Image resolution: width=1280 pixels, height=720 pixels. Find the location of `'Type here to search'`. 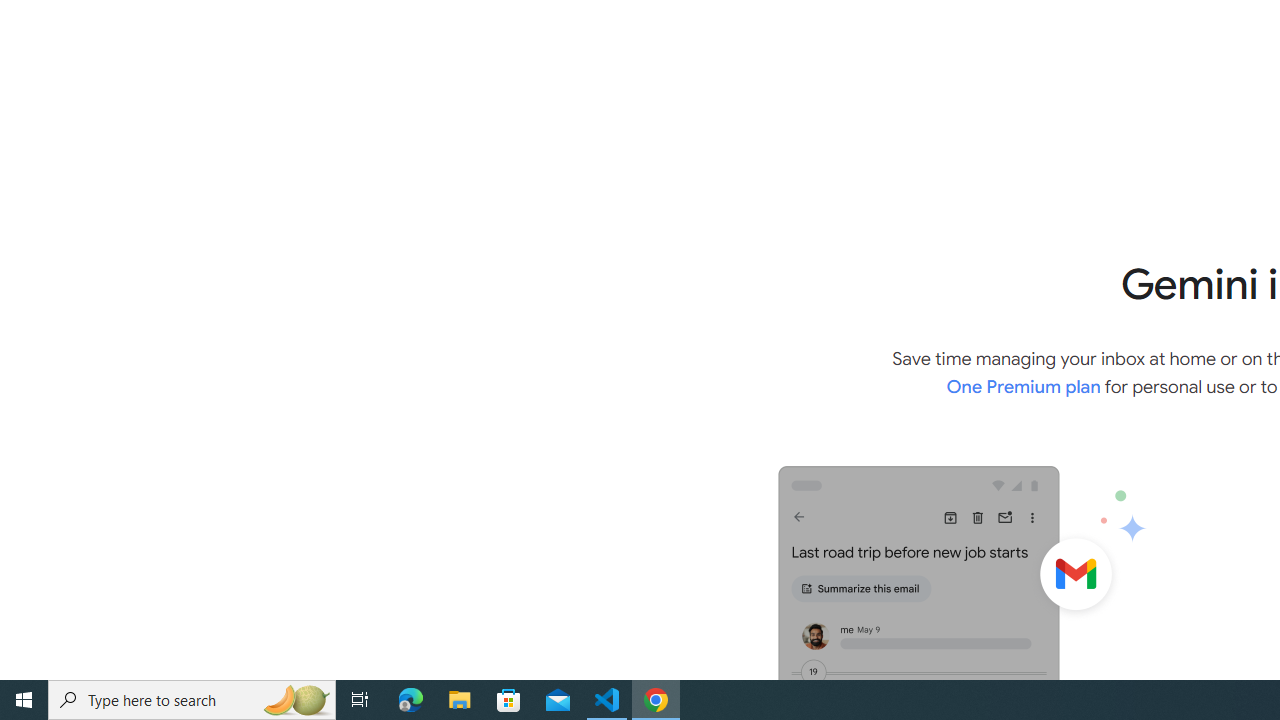

'Type here to search' is located at coordinates (192, 698).